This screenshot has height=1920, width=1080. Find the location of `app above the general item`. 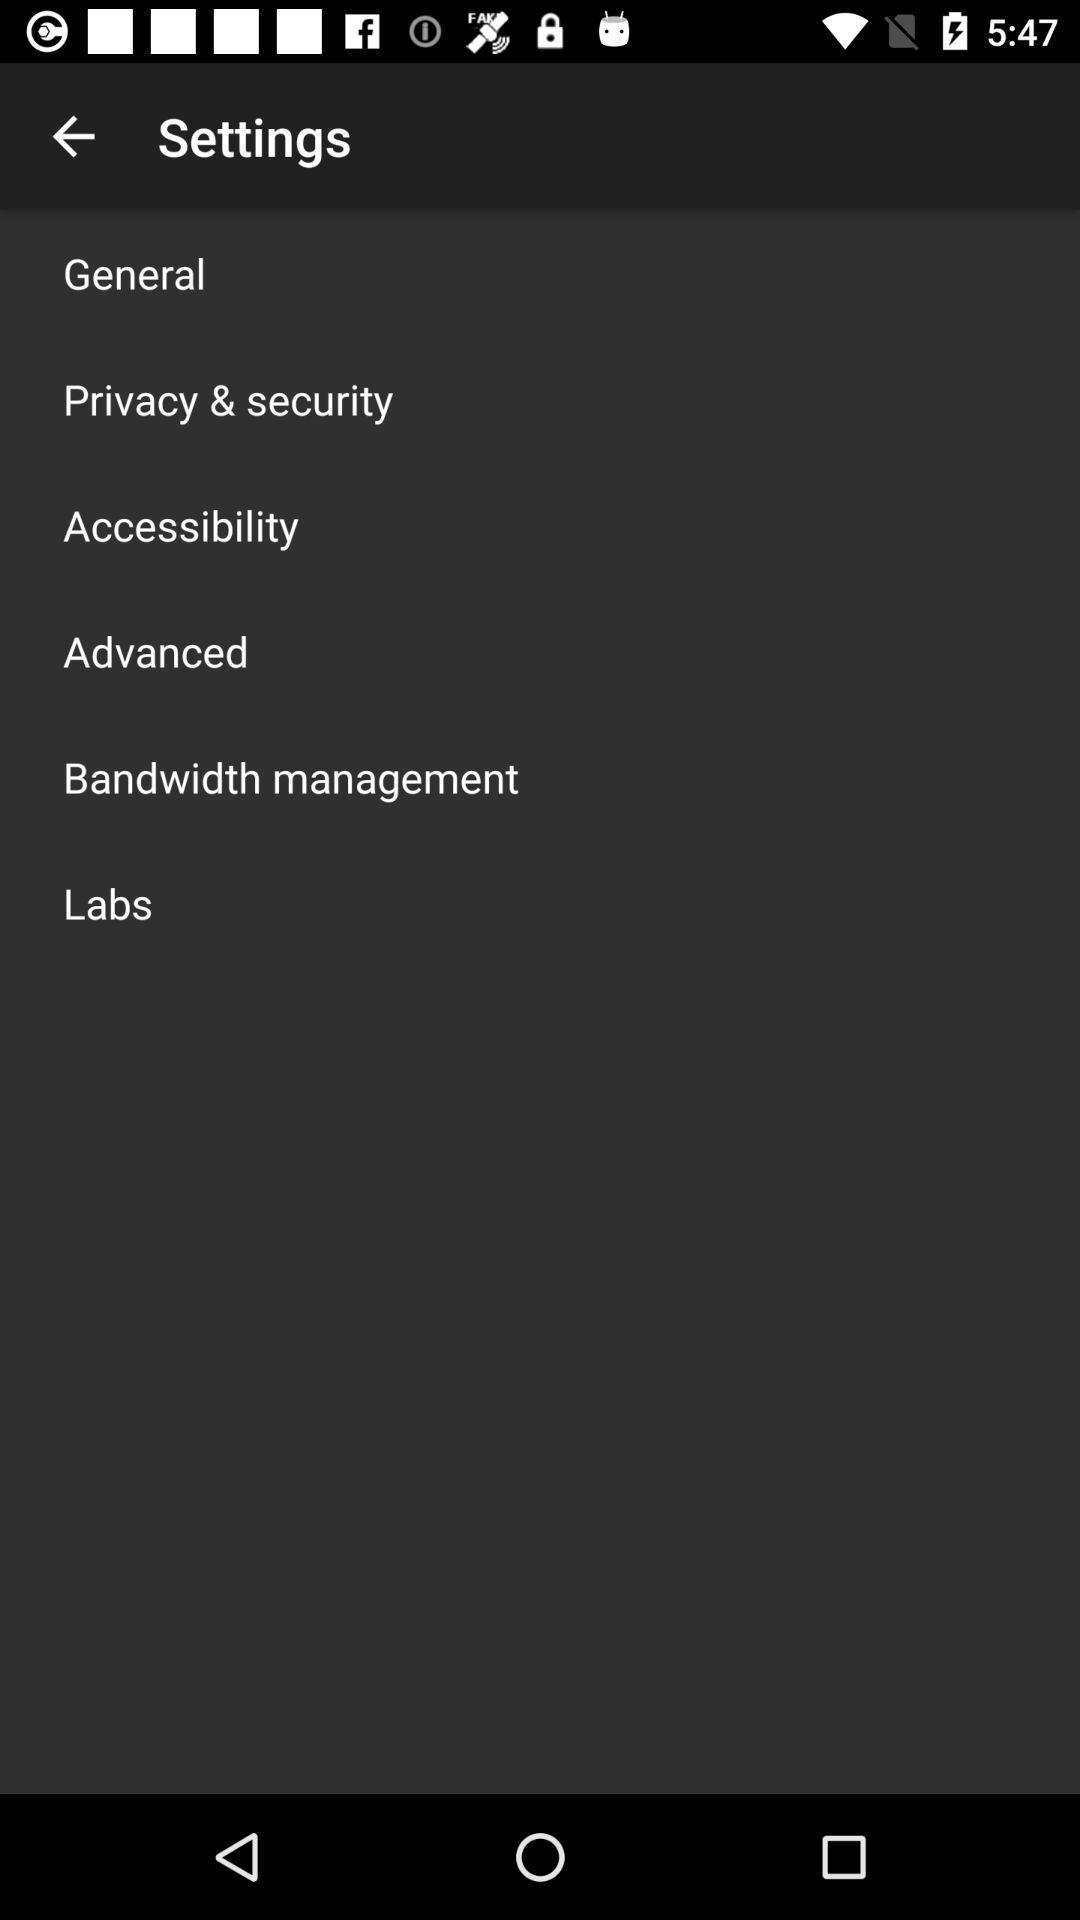

app above the general item is located at coordinates (72, 135).